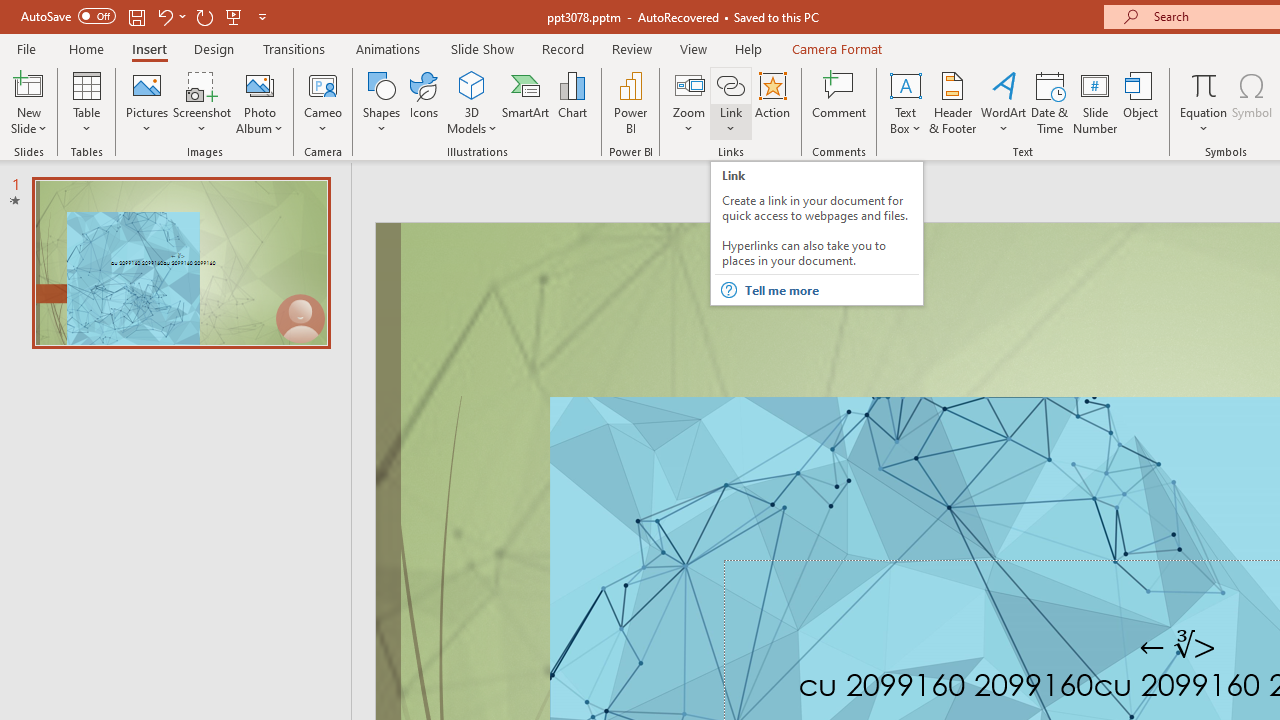 The image size is (1280, 720). I want to click on 'Pictures', so click(146, 103).